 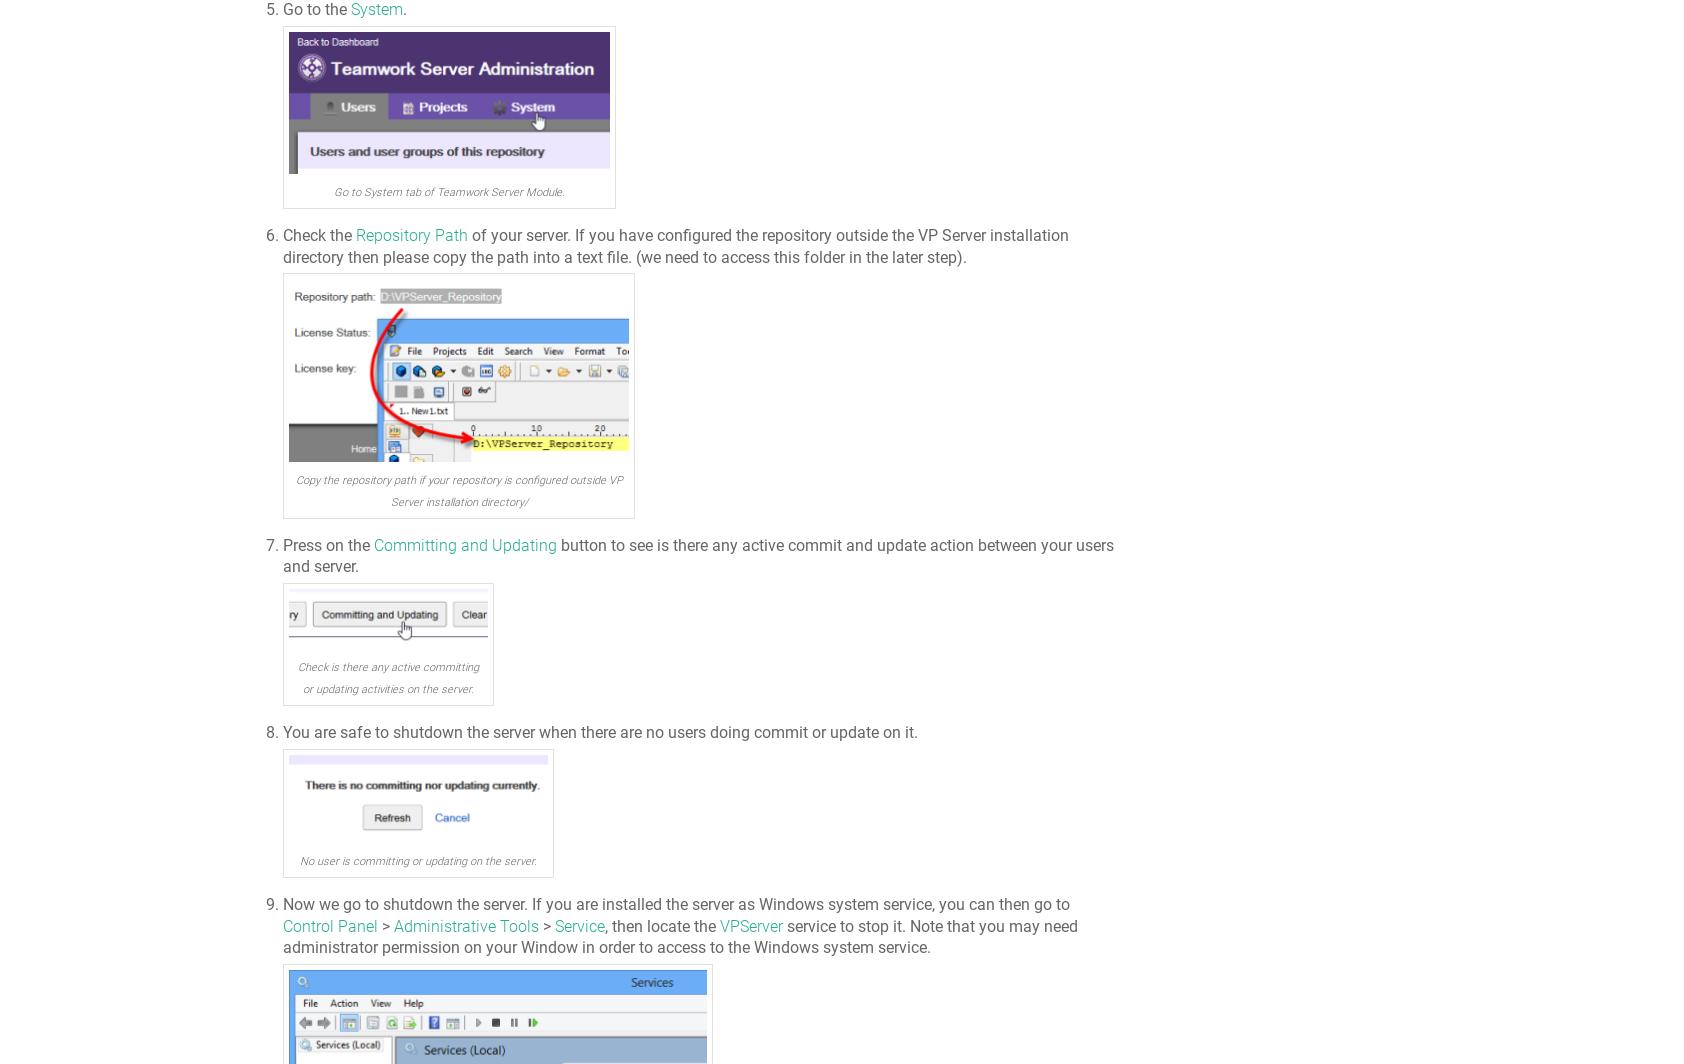 What do you see at coordinates (405, 9) in the screenshot?
I see `'.'` at bounding box center [405, 9].